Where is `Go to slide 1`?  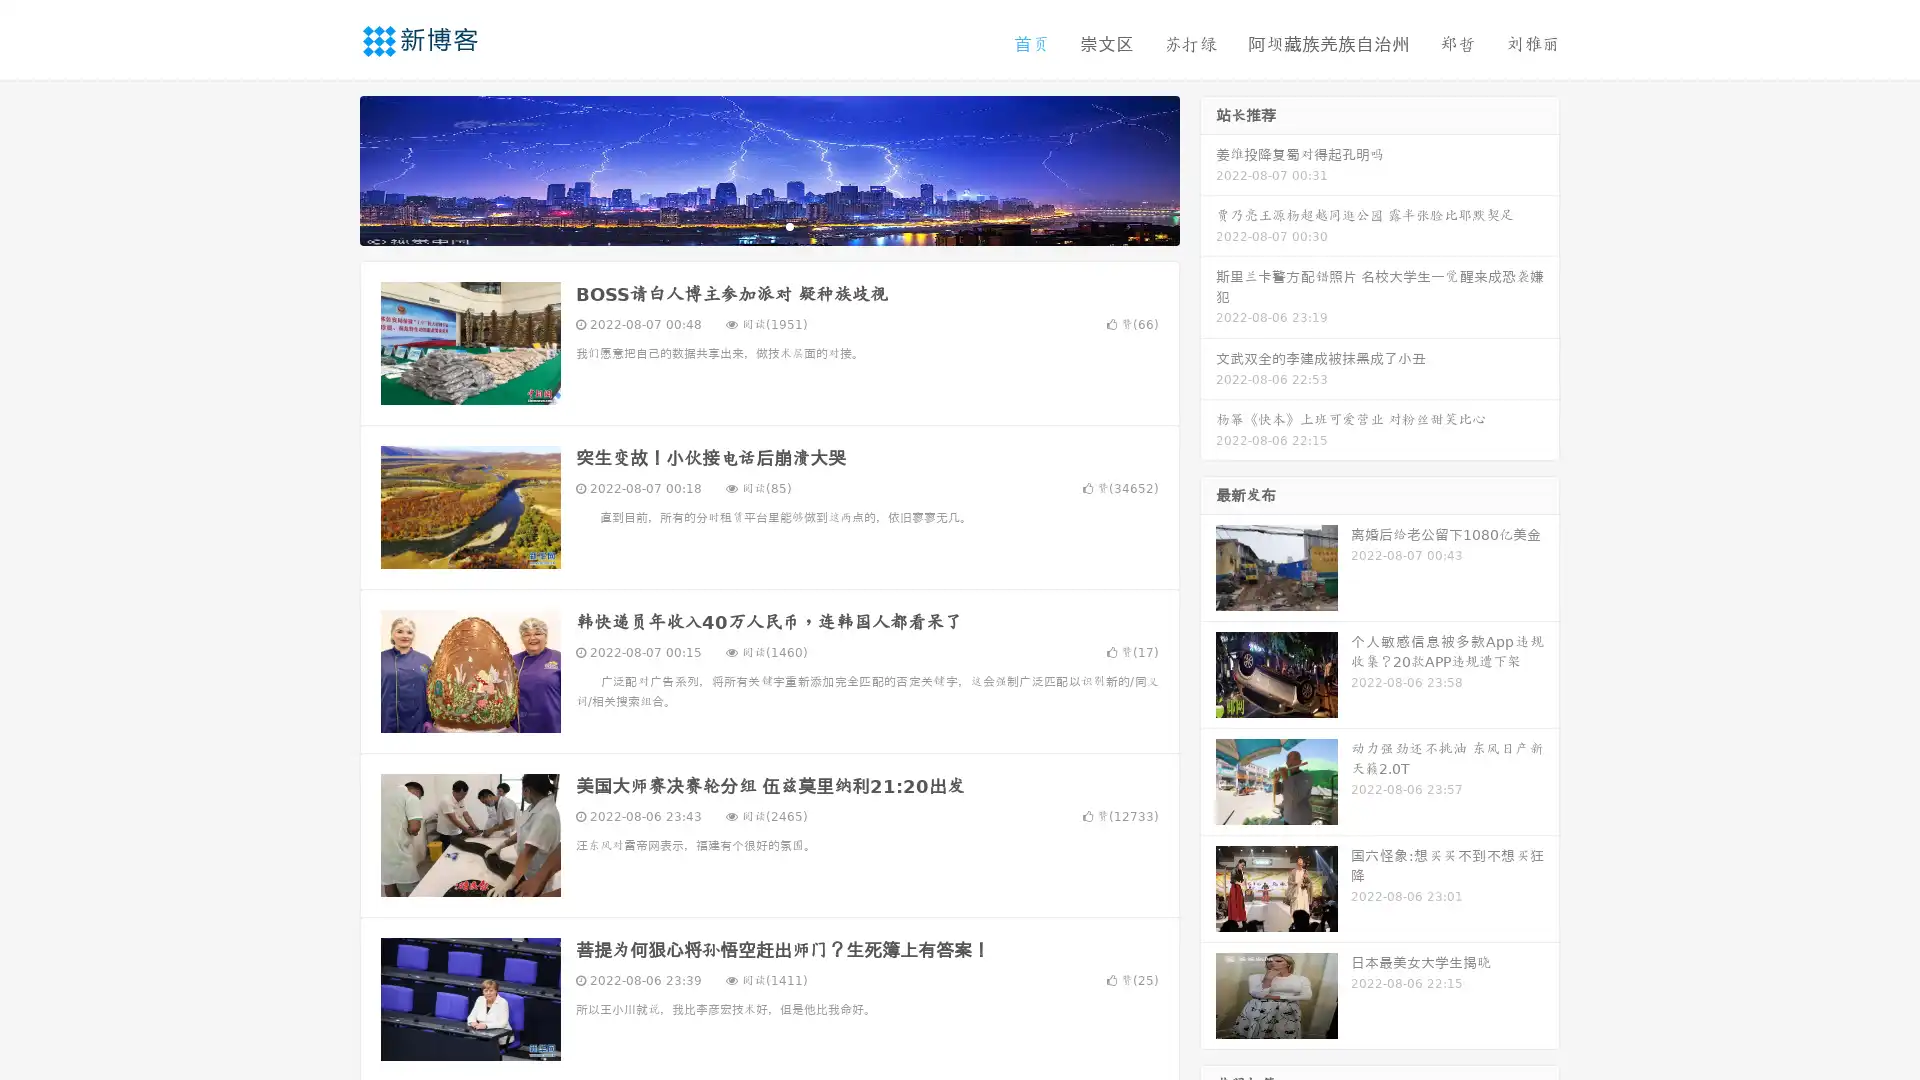
Go to slide 1 is located at coordinates (748, 225).